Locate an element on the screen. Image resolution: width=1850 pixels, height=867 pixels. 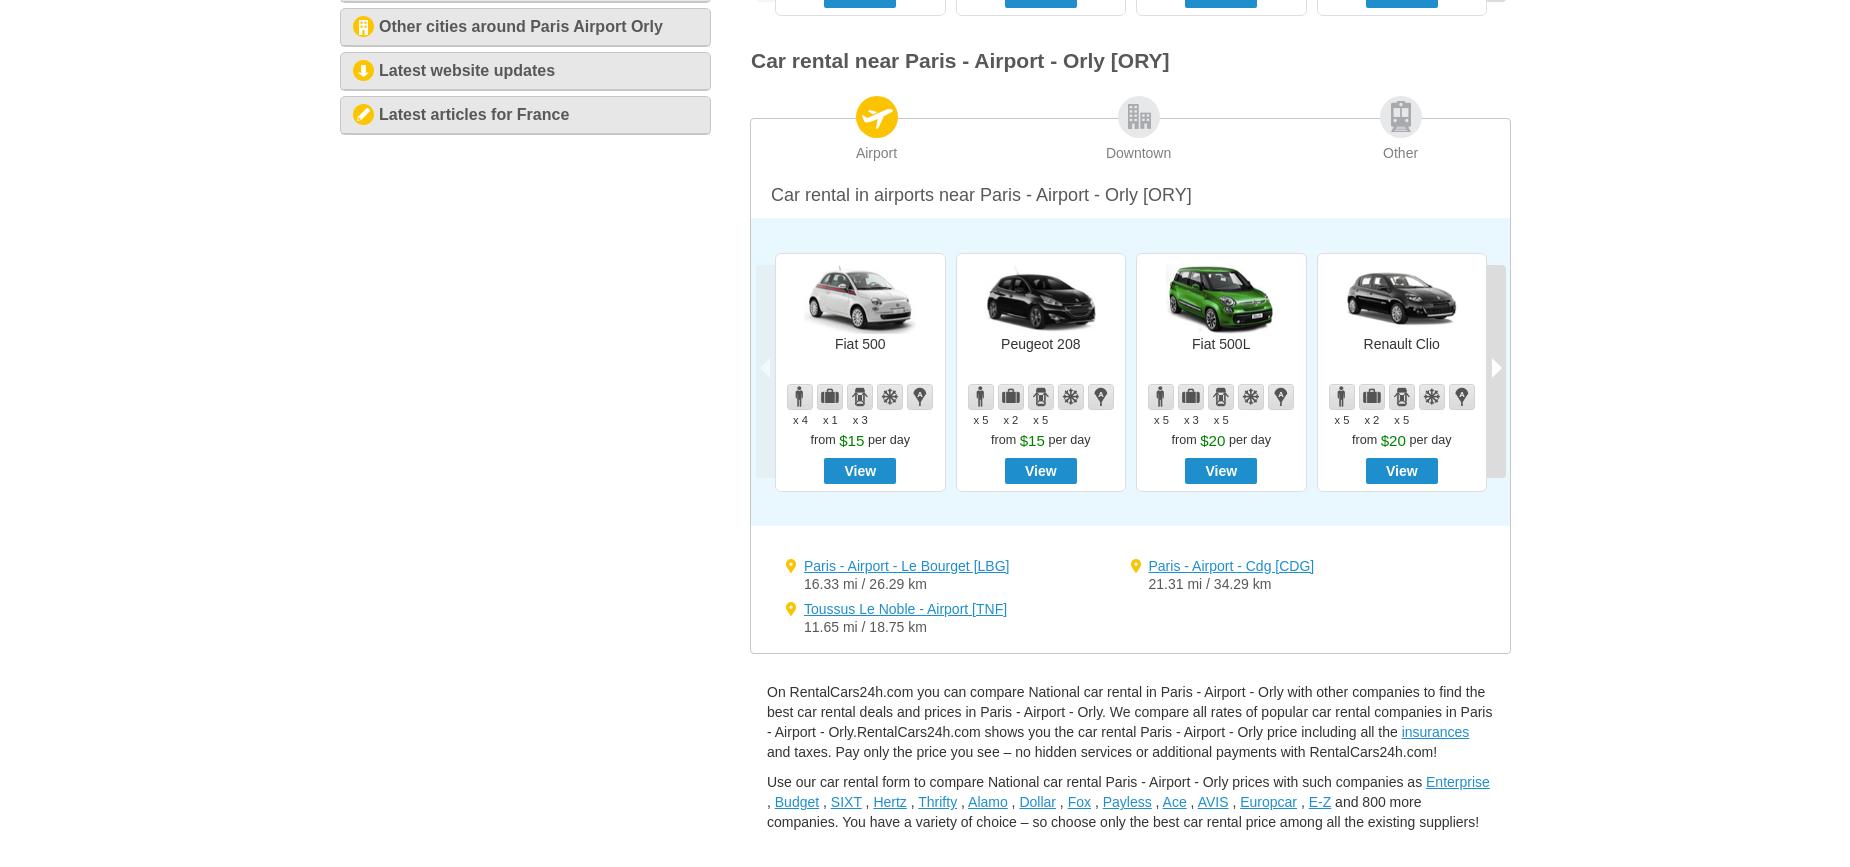
'Use our car rental form to compare National car rental Paris - Airport - Orly prices with such companies as' is located at coordinates (1095, 781).